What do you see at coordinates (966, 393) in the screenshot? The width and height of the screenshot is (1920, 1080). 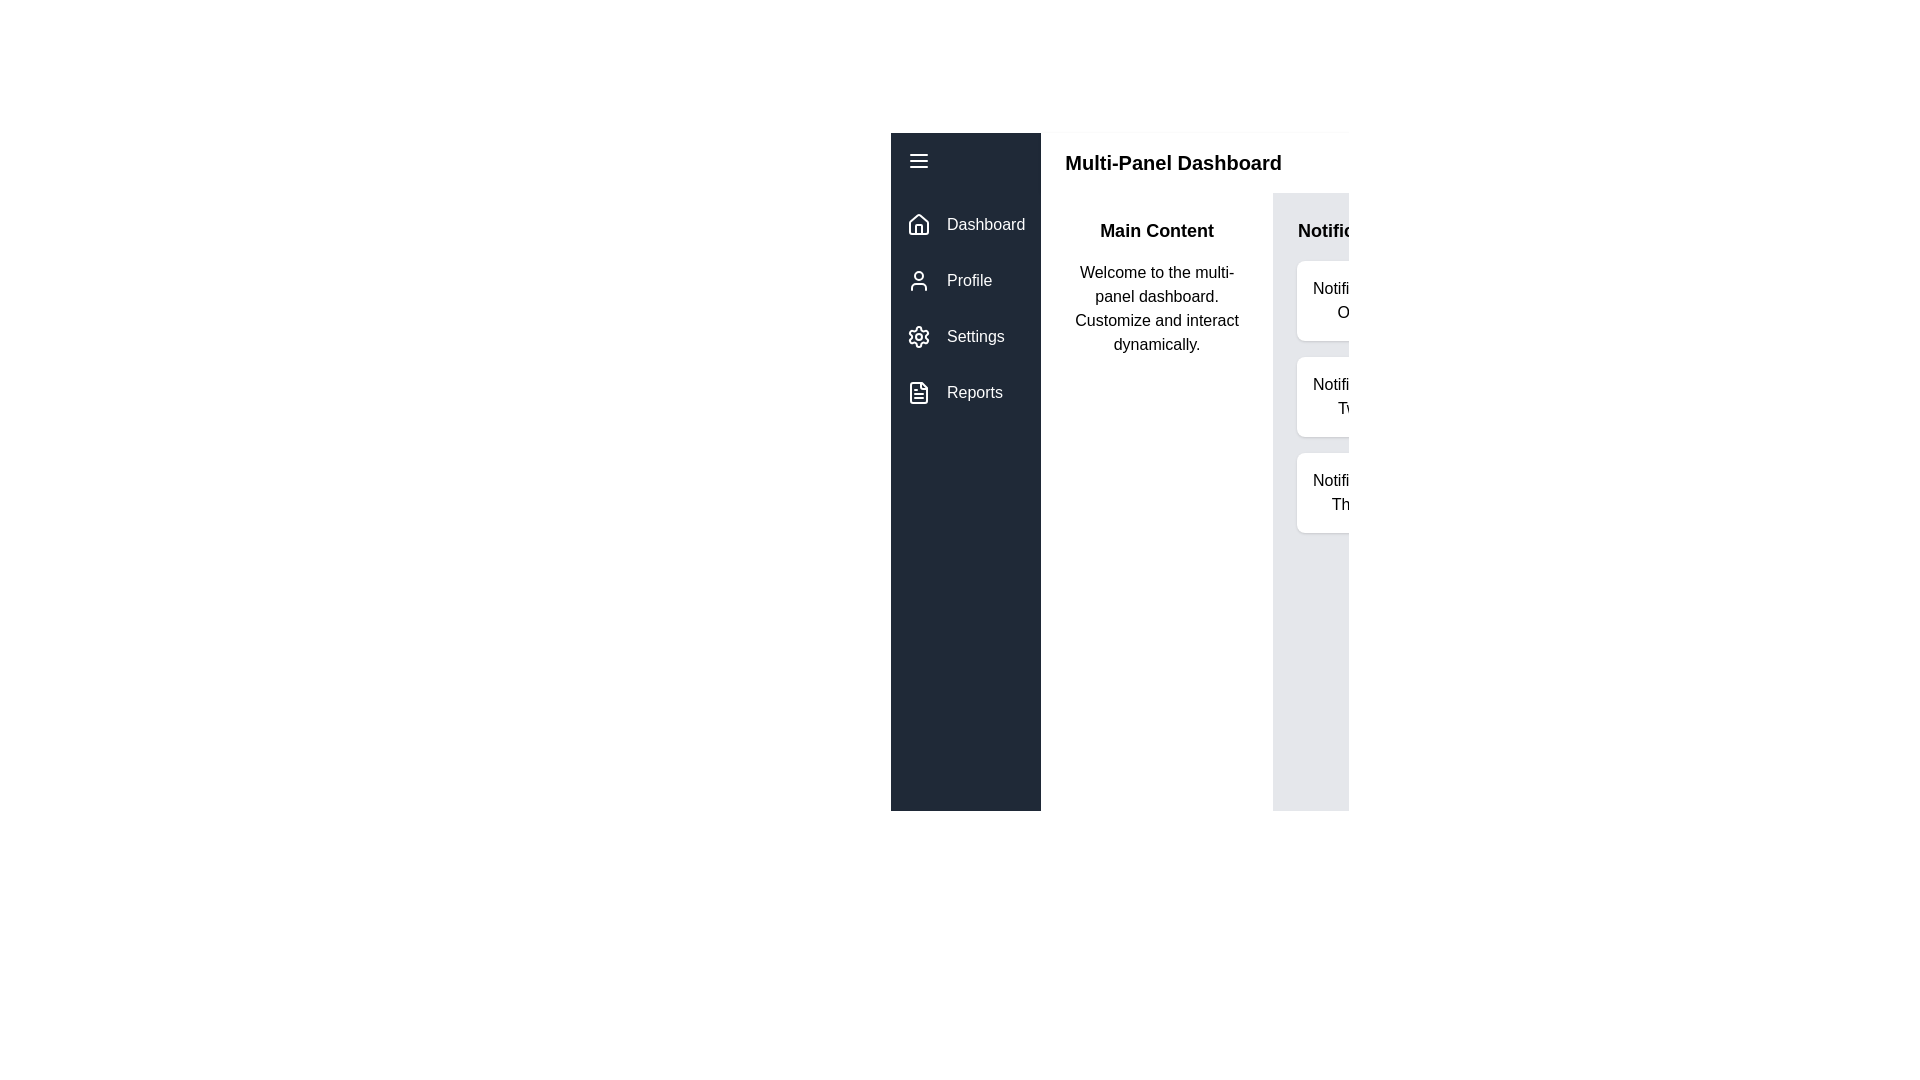 I see `the 'Reports' navigation menu item, which is the fourth item in the vertical list on the left side of the interface, characterized by a document icon and white text on a dark background` at bounding box center [966, 393].